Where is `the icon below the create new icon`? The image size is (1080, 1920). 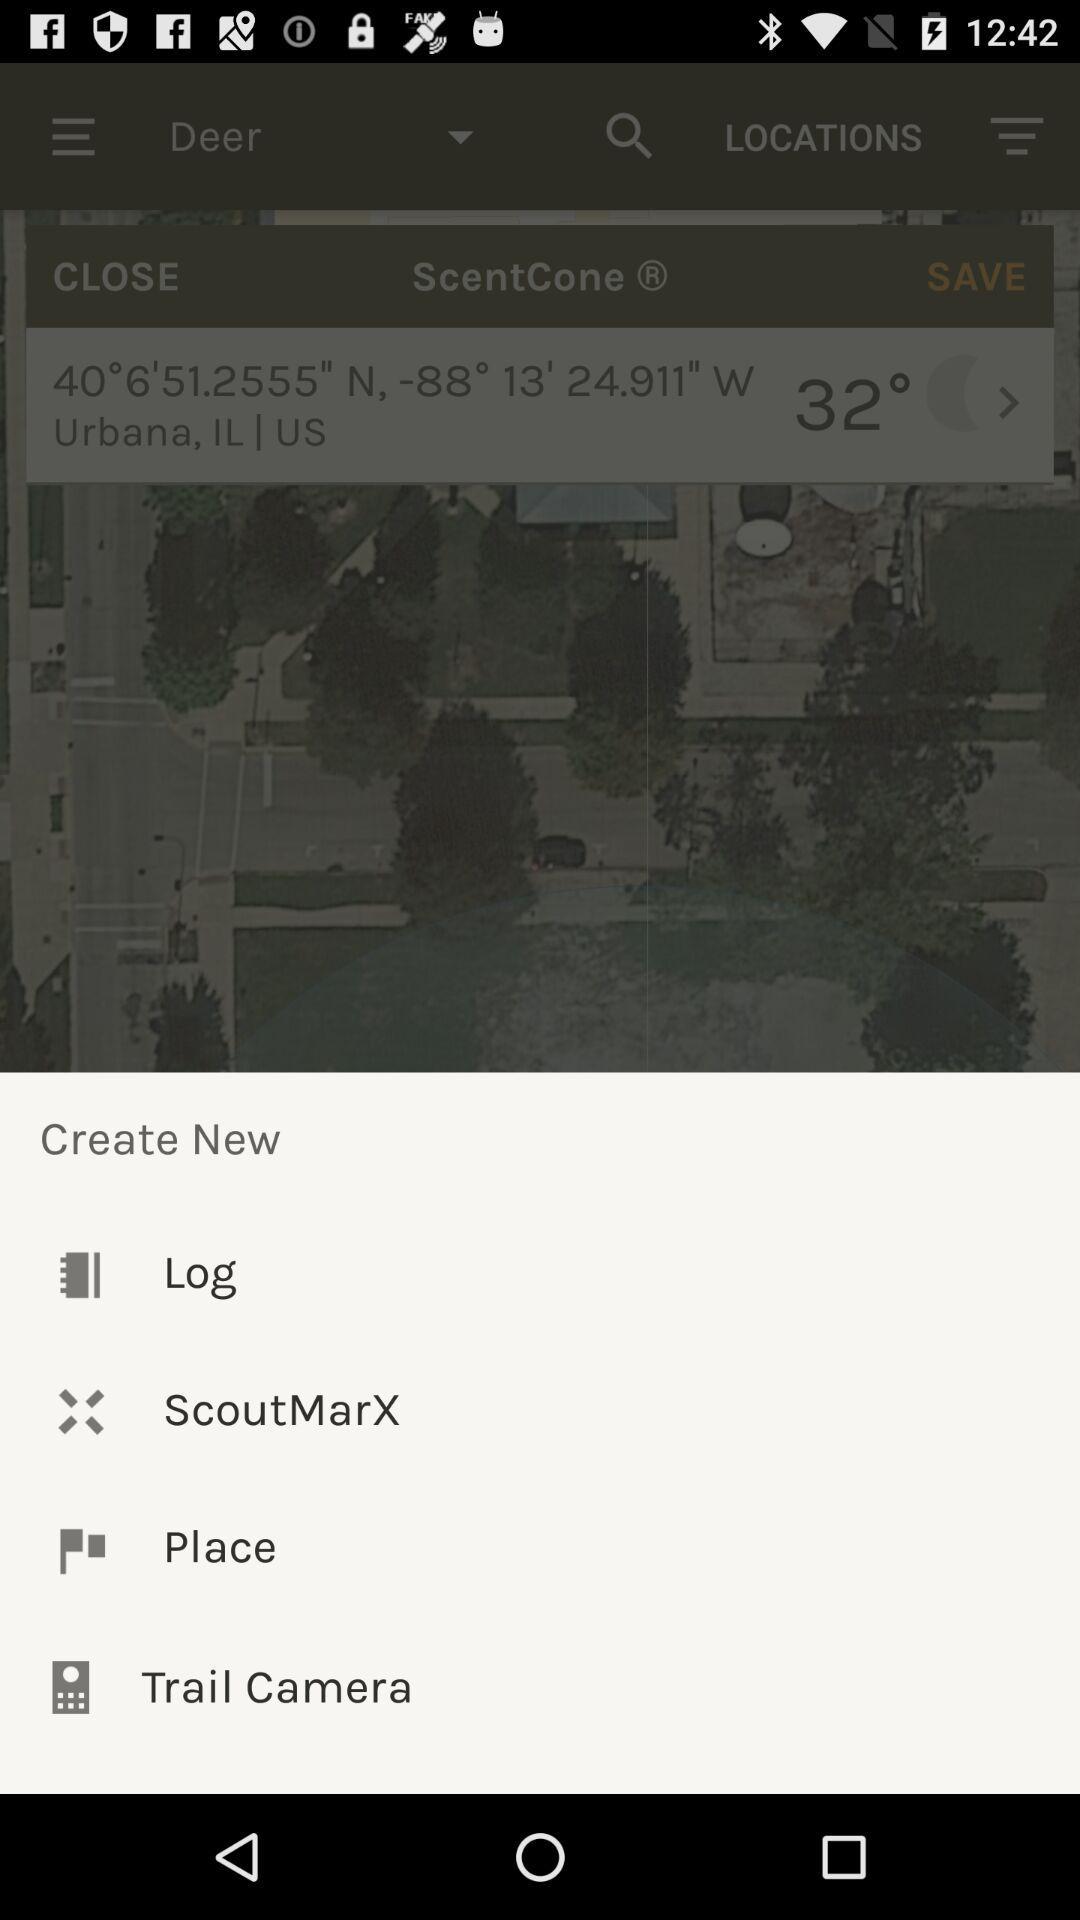
the icon below the create new icon is located at coordinates (540, 1273).